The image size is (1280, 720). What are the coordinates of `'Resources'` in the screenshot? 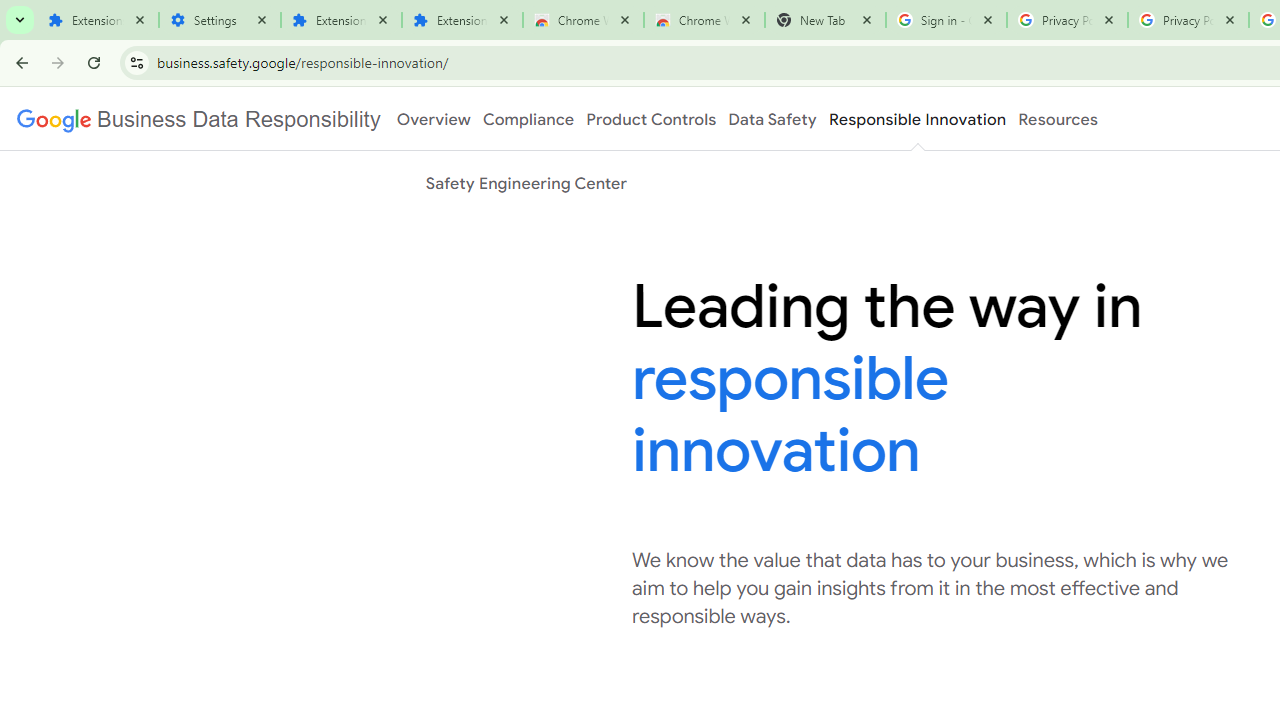 It's located at (1057, 119).